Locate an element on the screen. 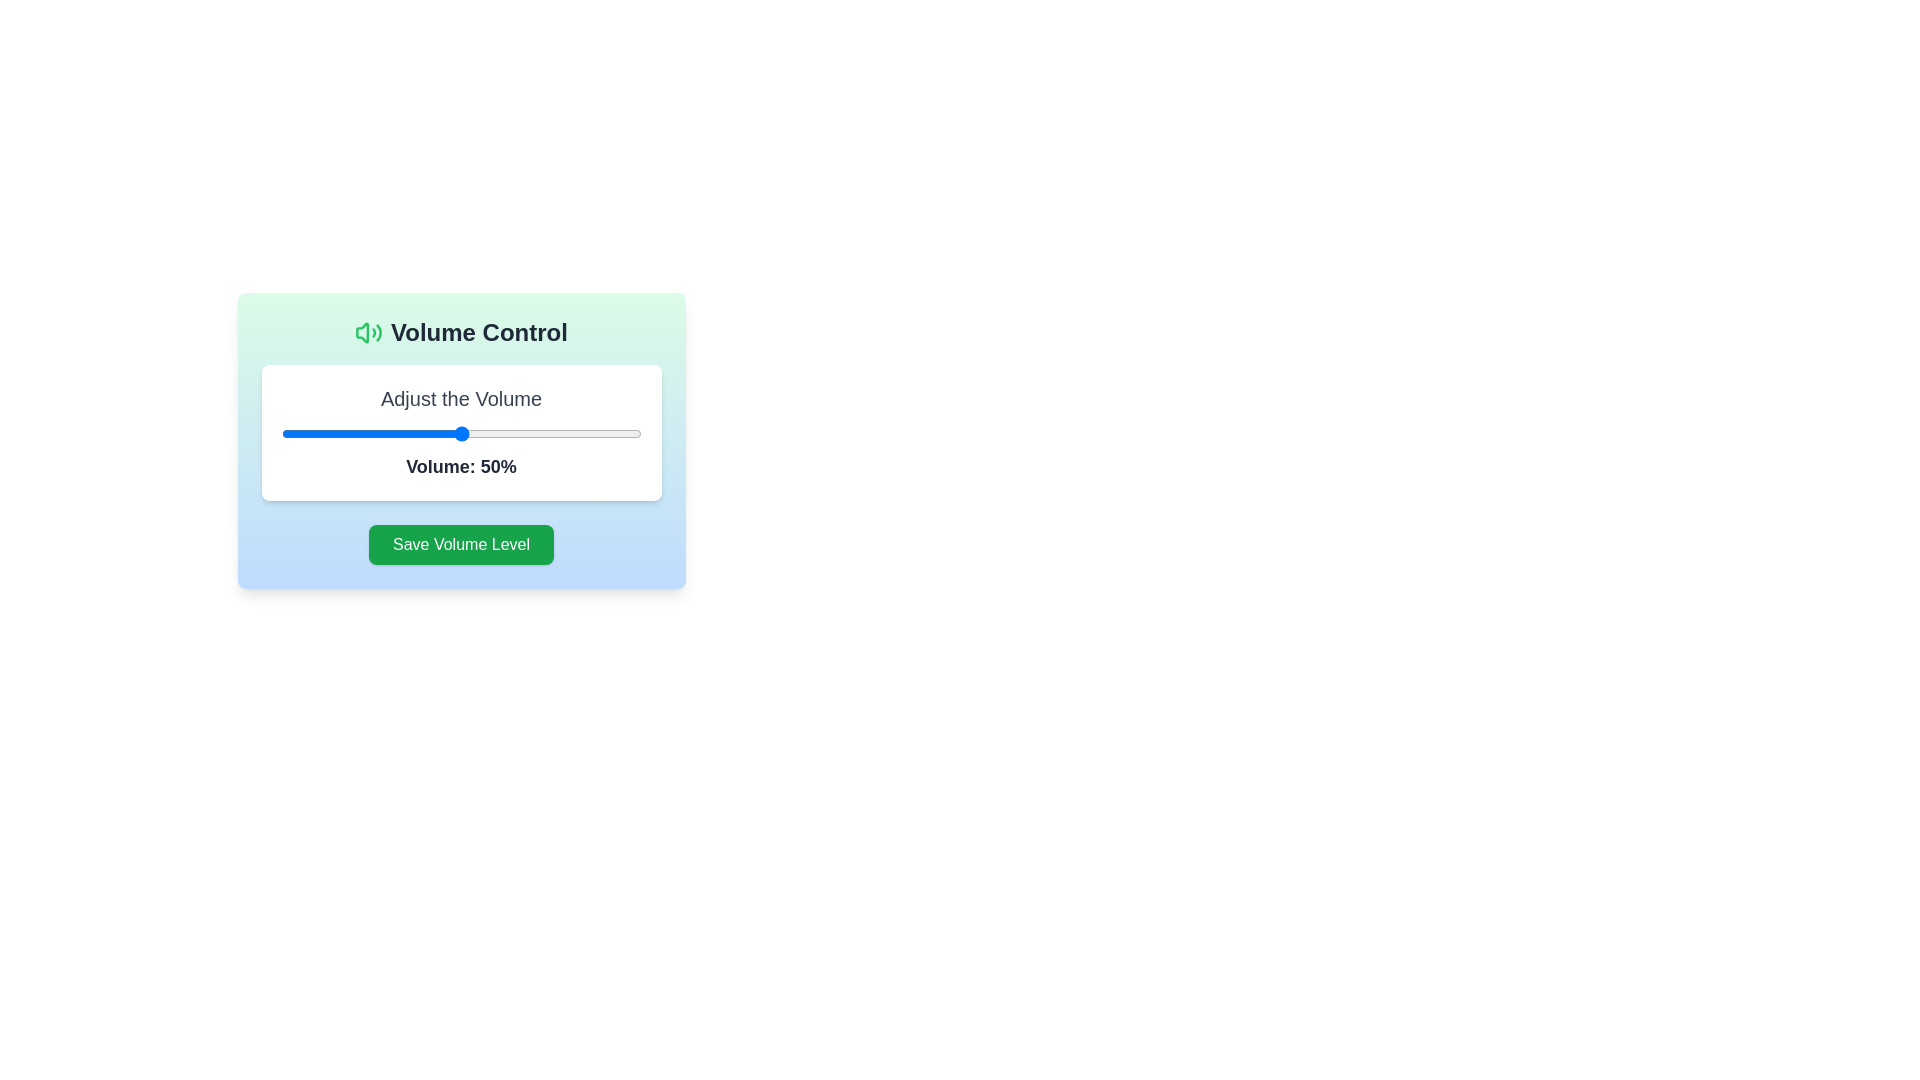  the volume slider to set the volume to 61% is located at coordinates (501, 433).